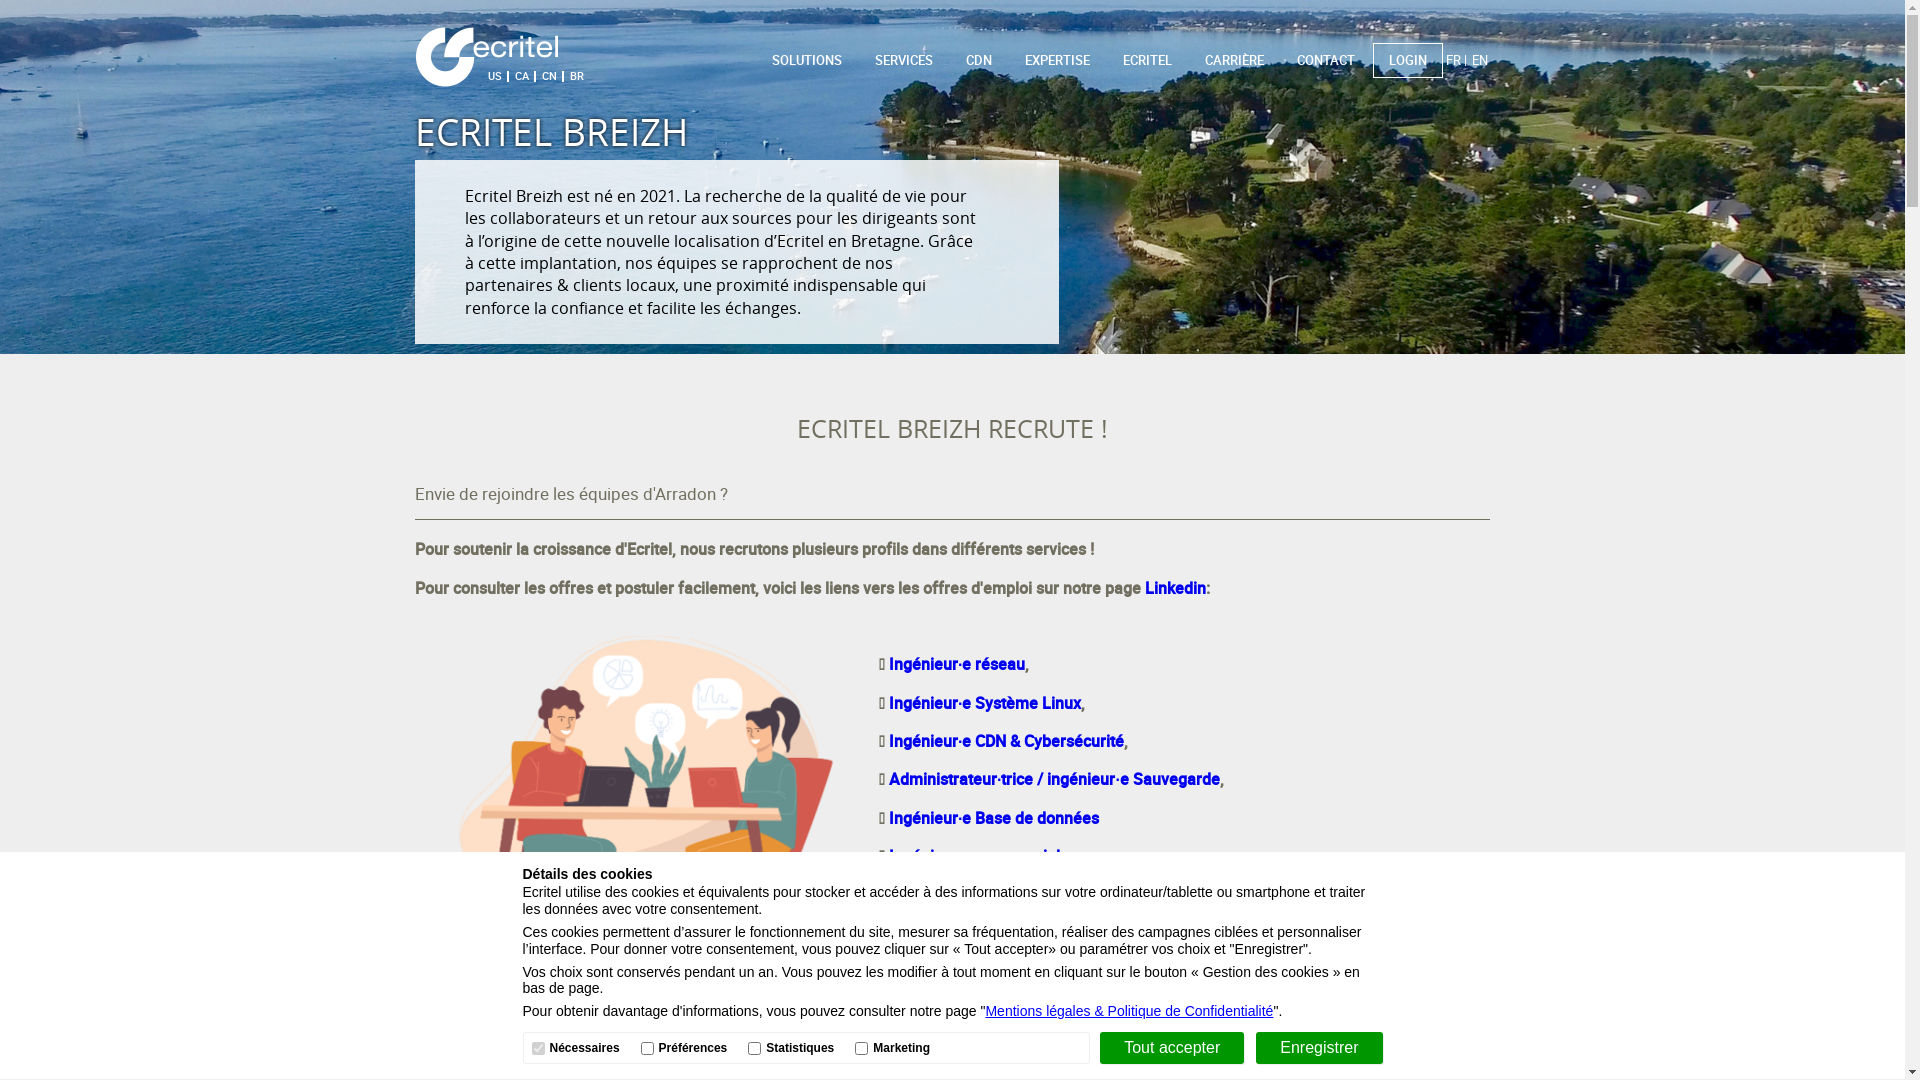  I want to click on 'ECRITEL', so click(1147, 60).